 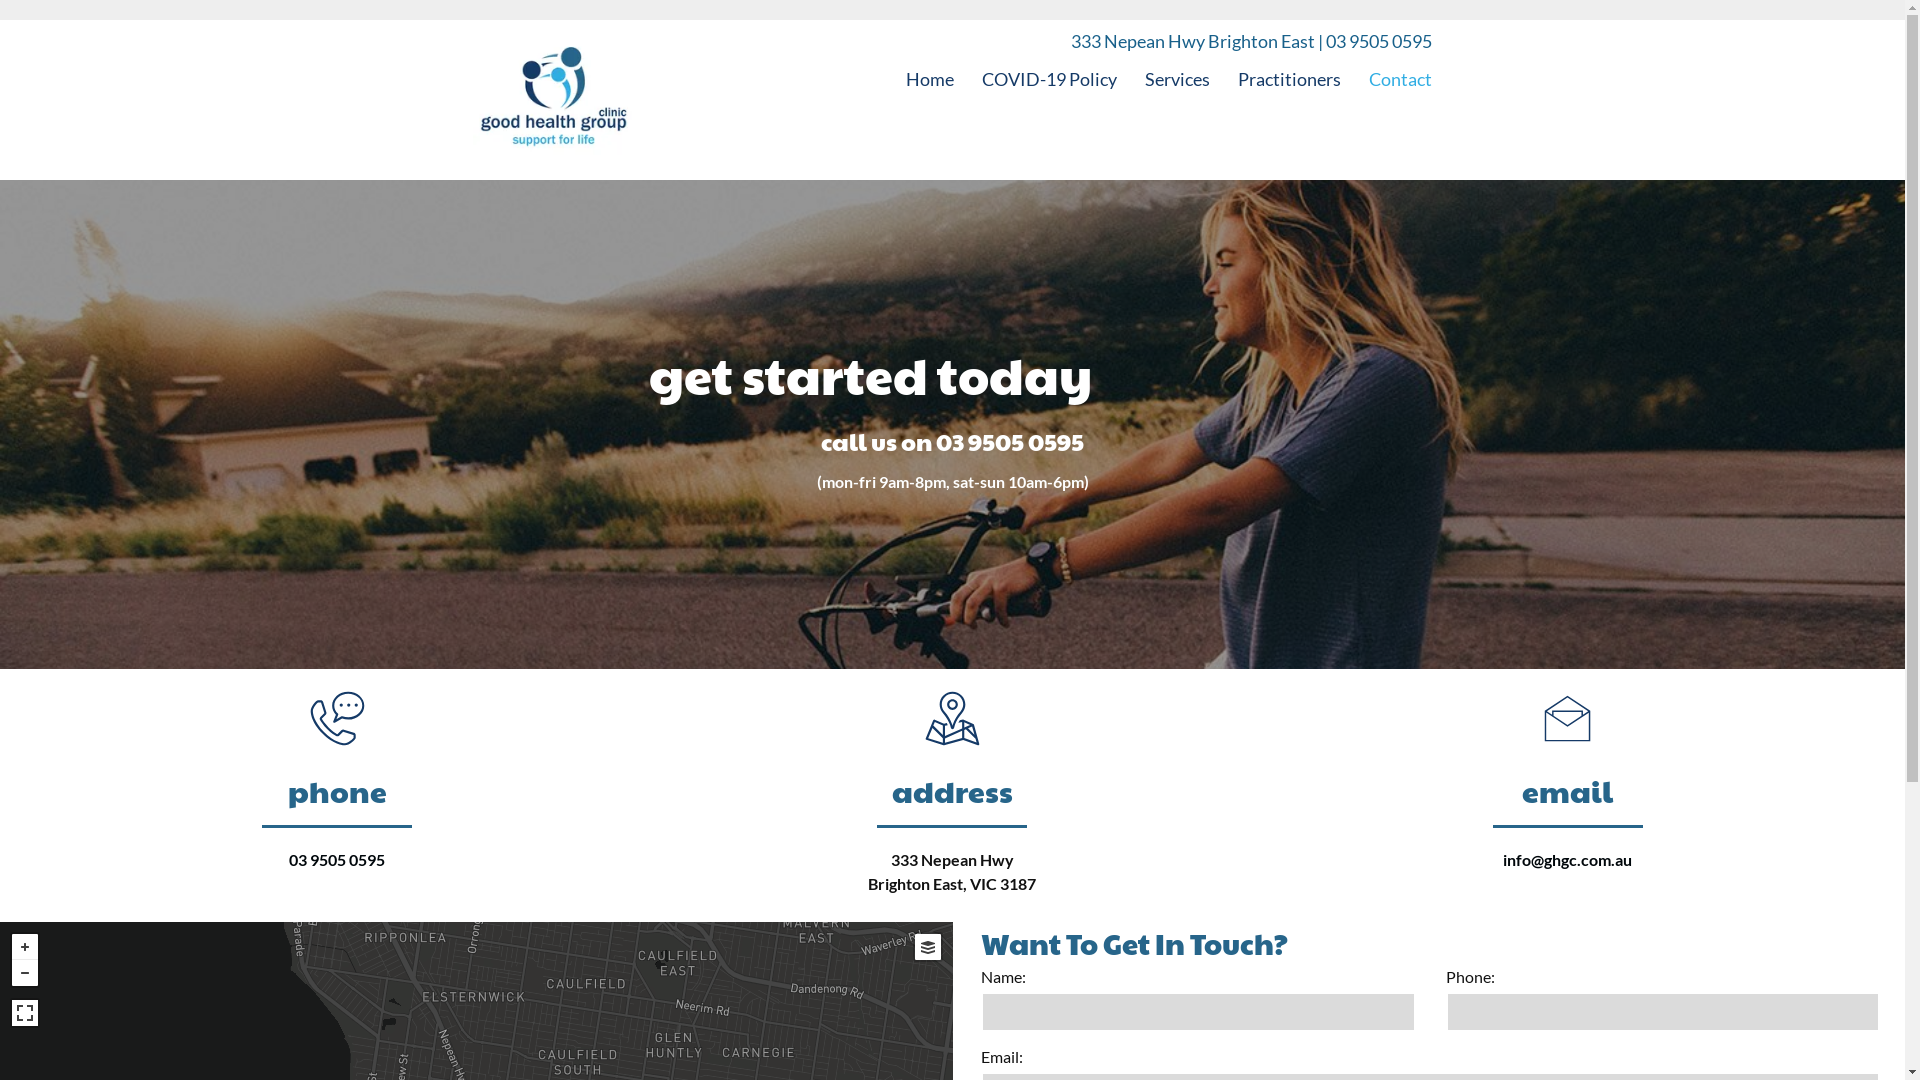 I want to click on 'COVID-19 Policy', so click(x=982, y=77).